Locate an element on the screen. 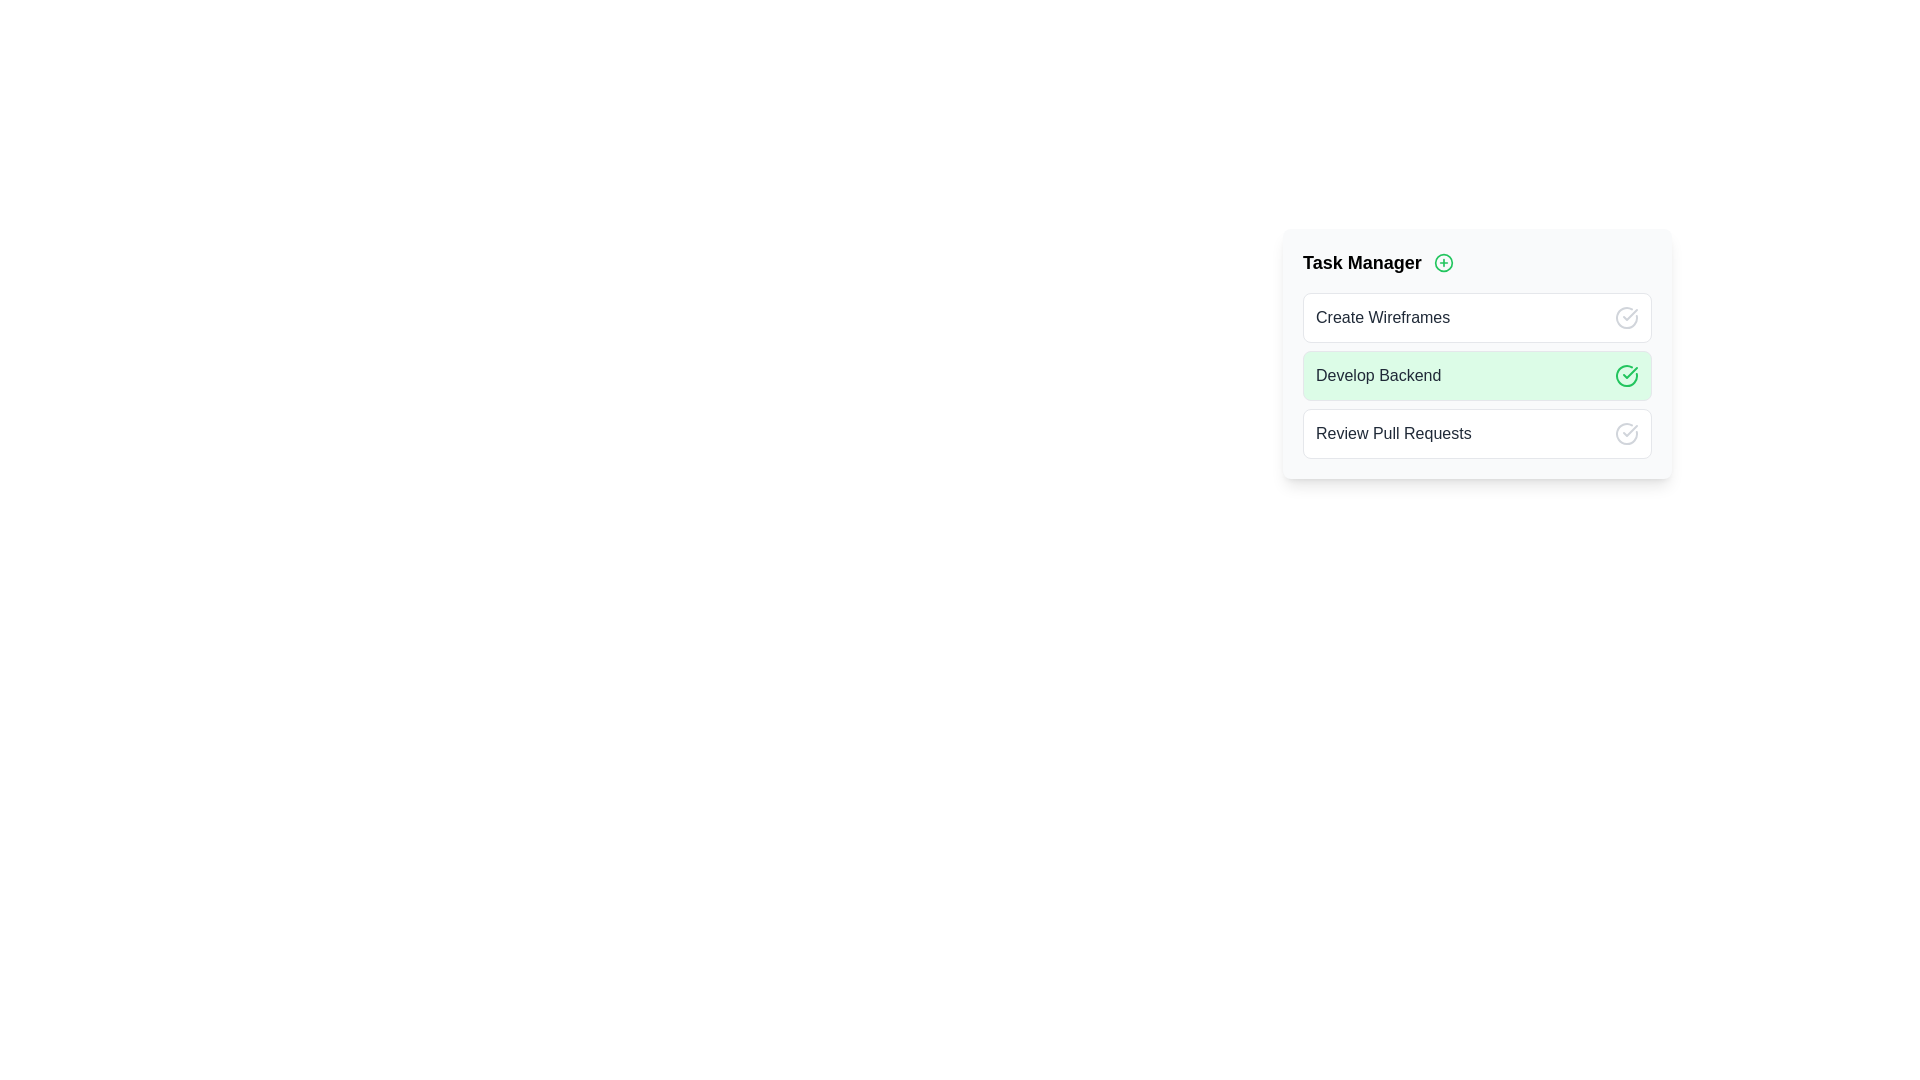 The image size is (1920, 1080). the 'Review Pull Requests' text label, which serves as an identification label for a task in the task management interface is located at coordinates (1392, 433).